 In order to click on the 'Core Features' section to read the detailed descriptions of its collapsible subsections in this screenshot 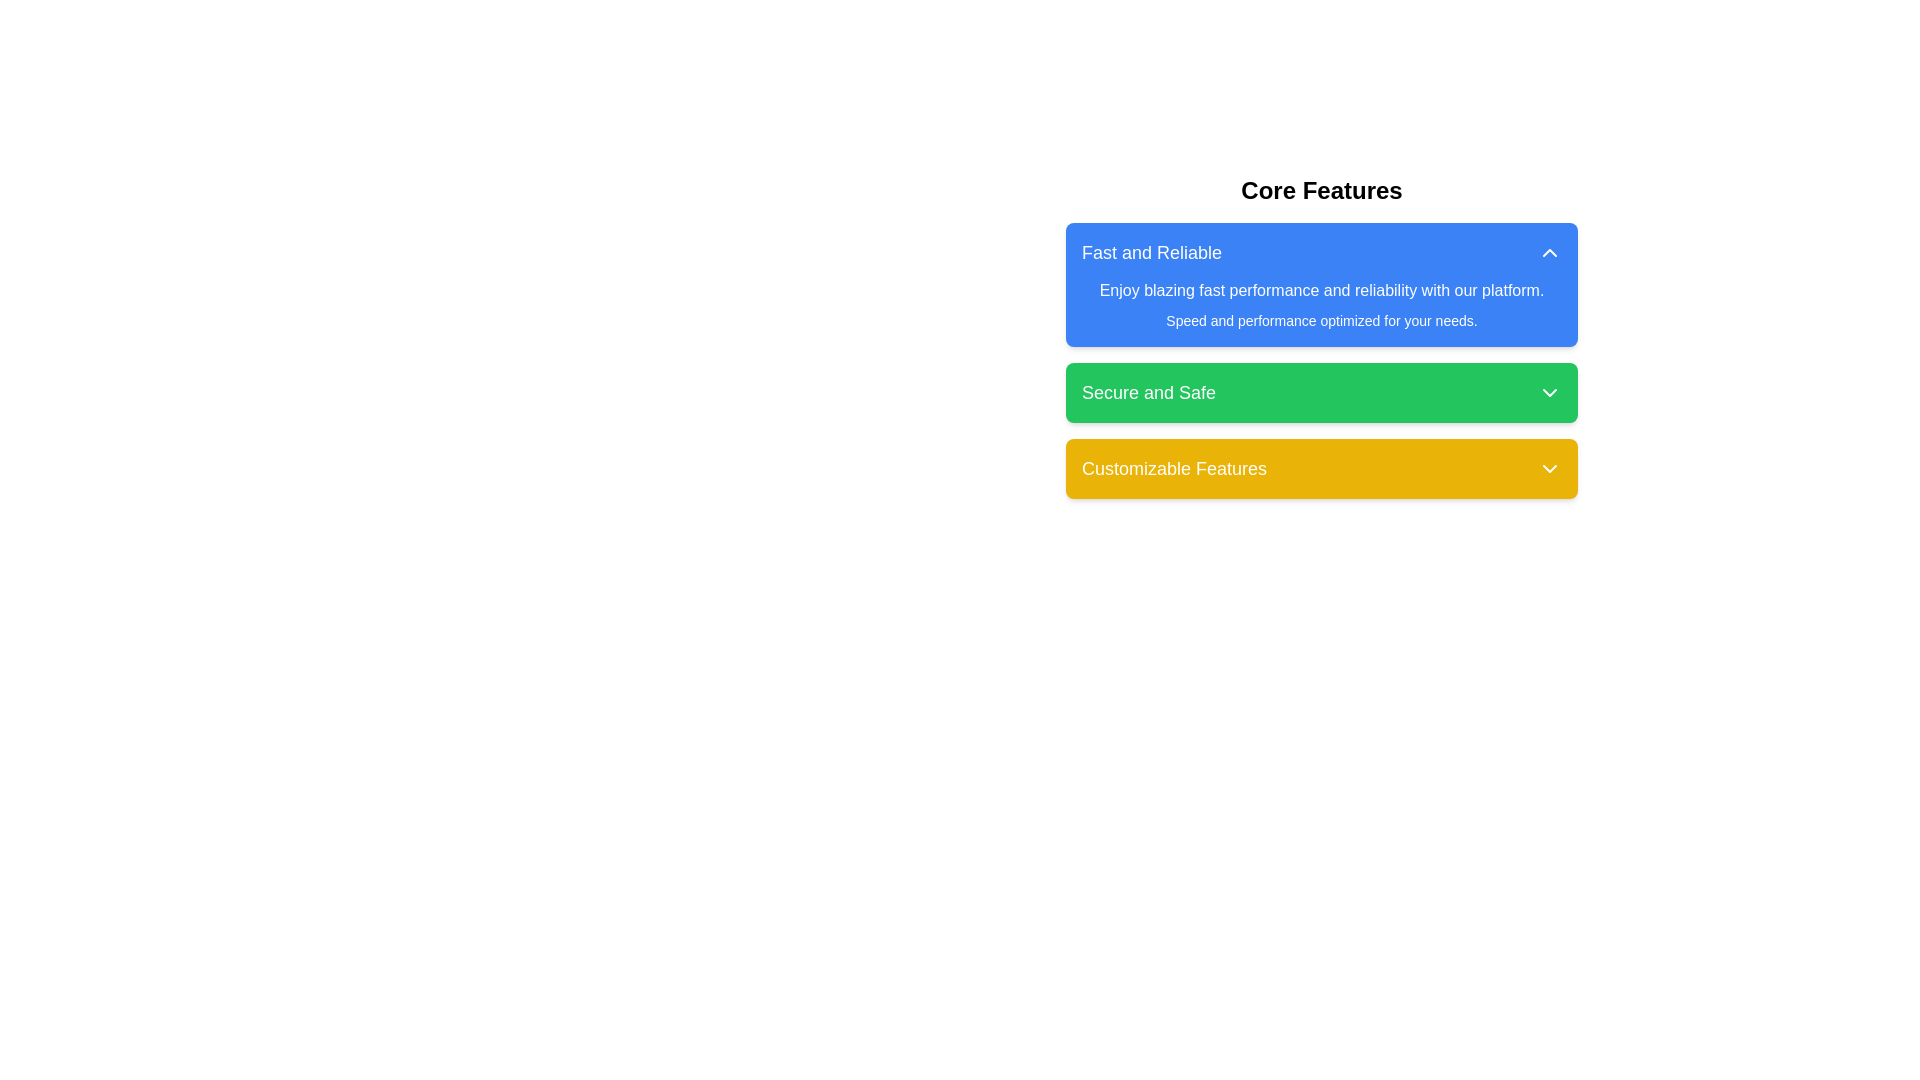, I will do `click(1321, 335)`.